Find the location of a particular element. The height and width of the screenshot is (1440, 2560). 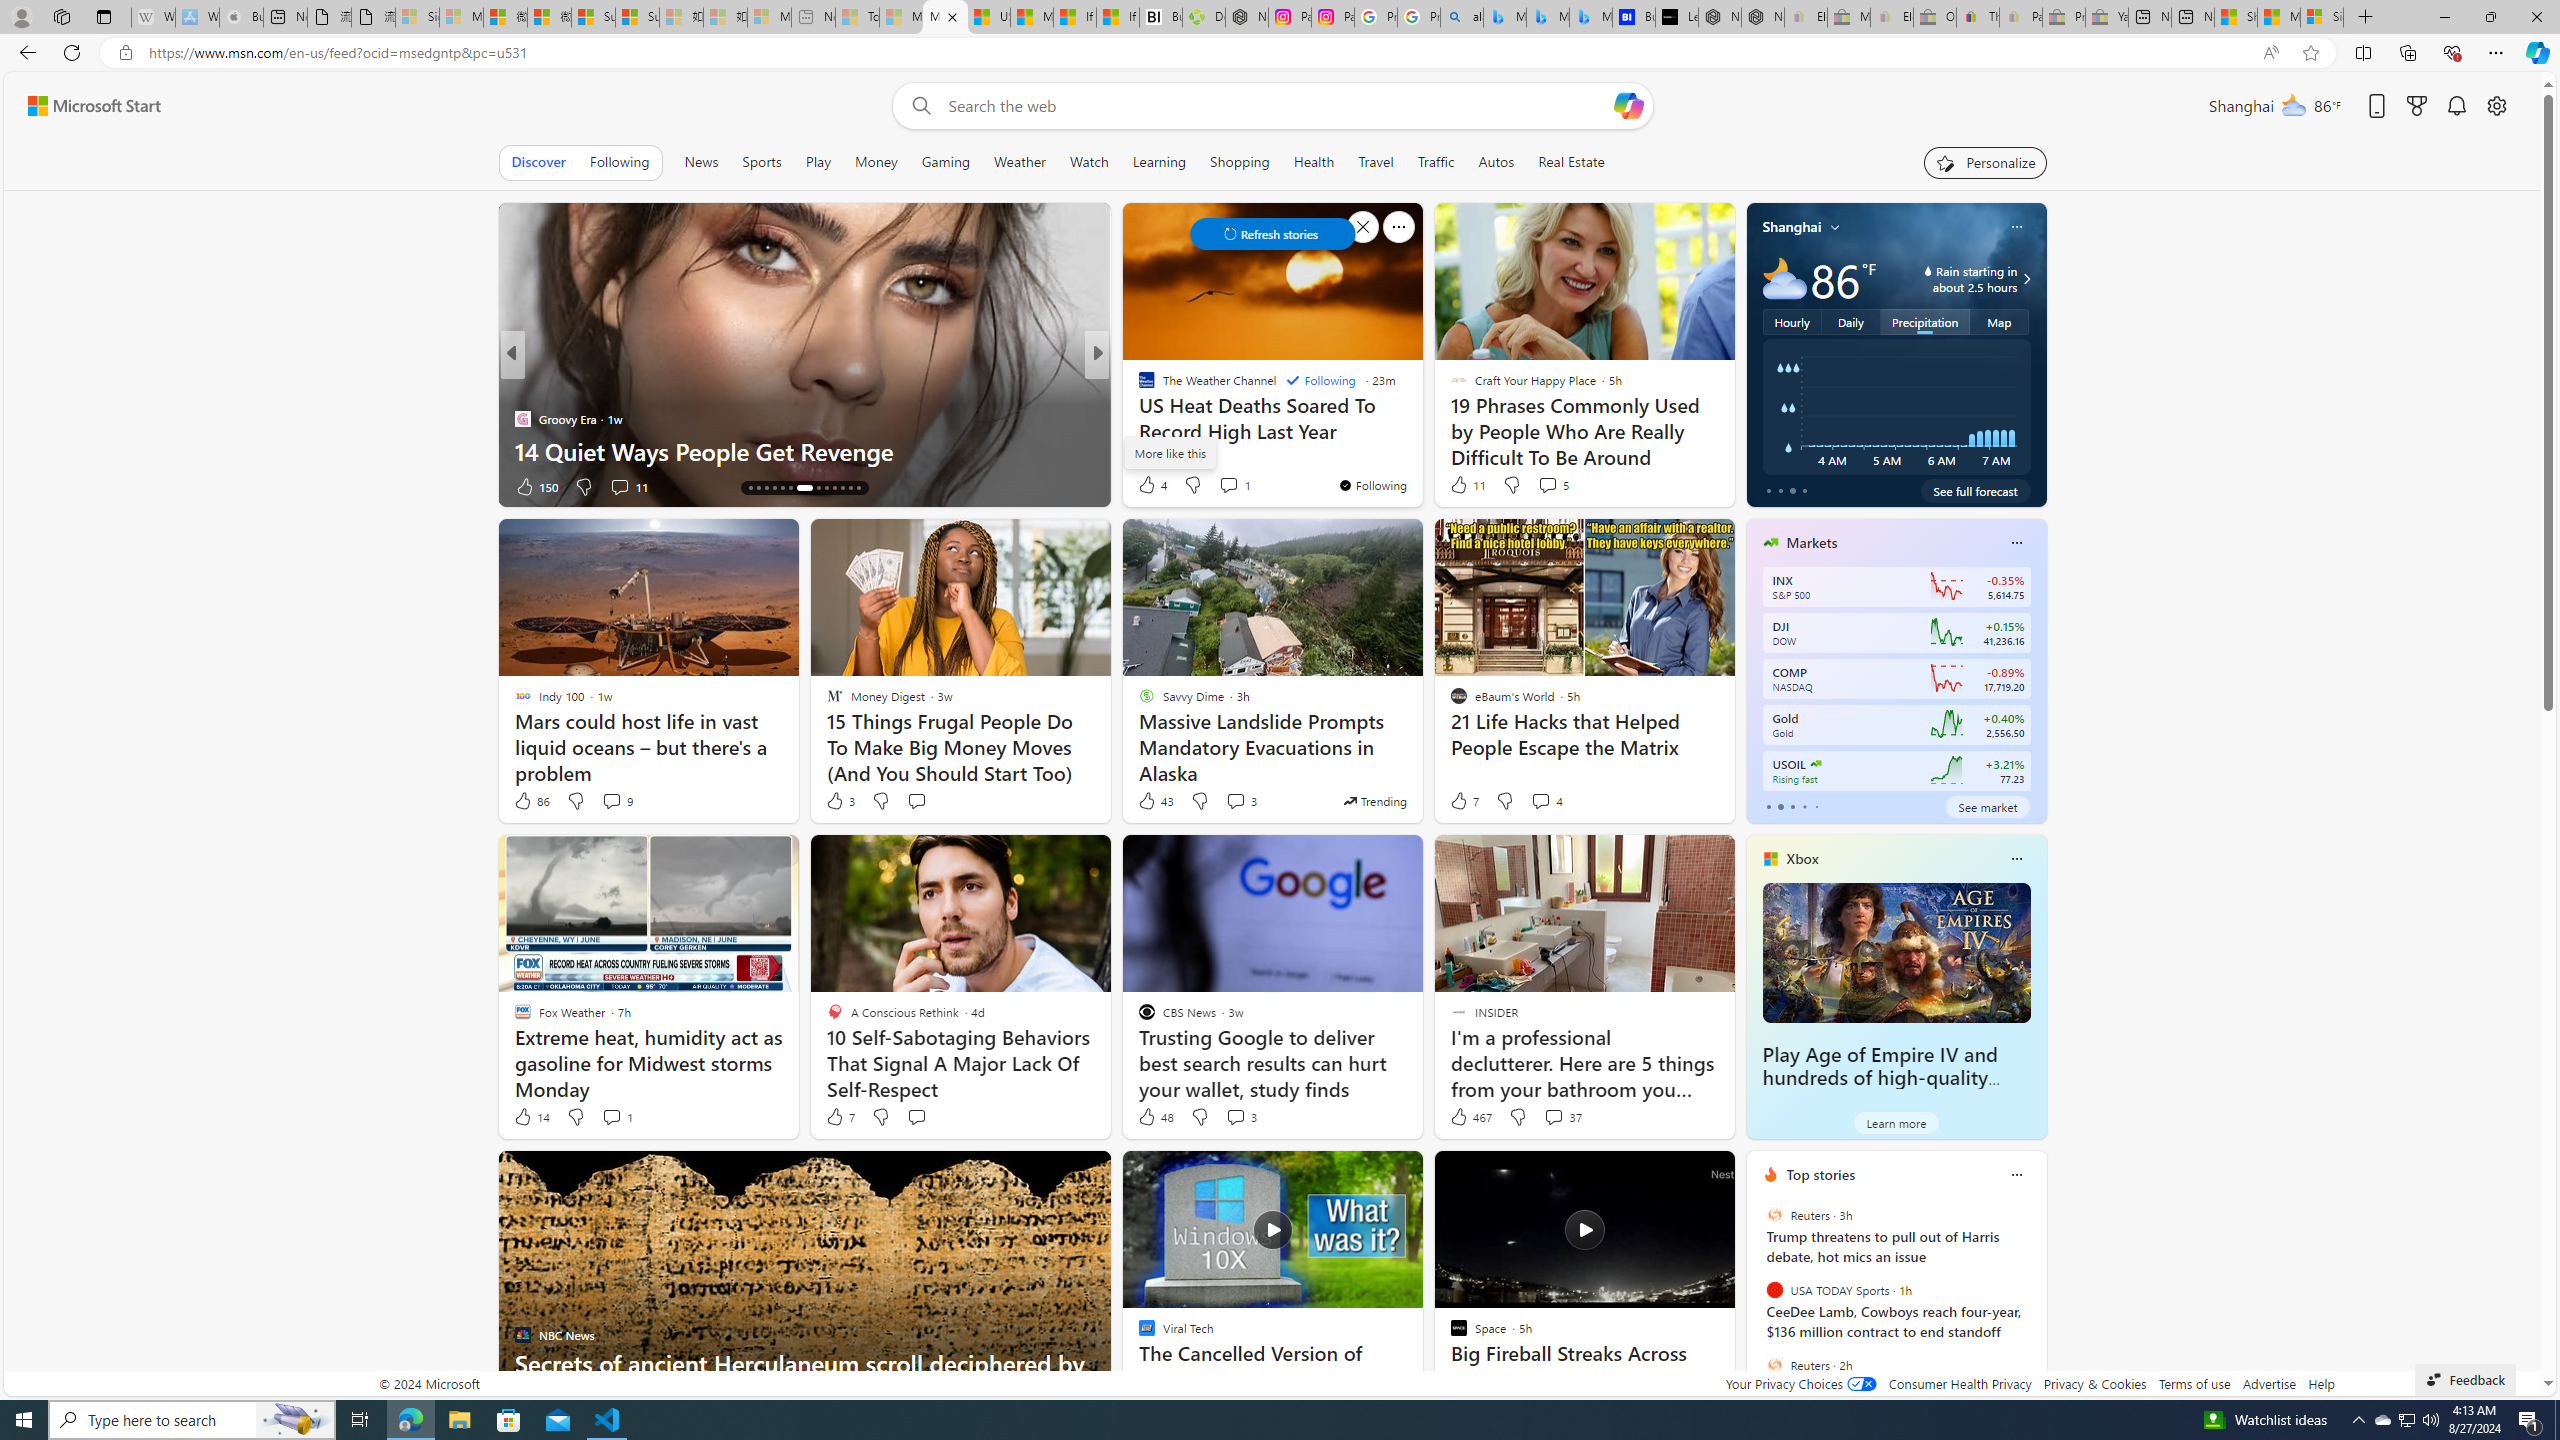

'Mostly cloudy' is located at coordinates (1784, 277).